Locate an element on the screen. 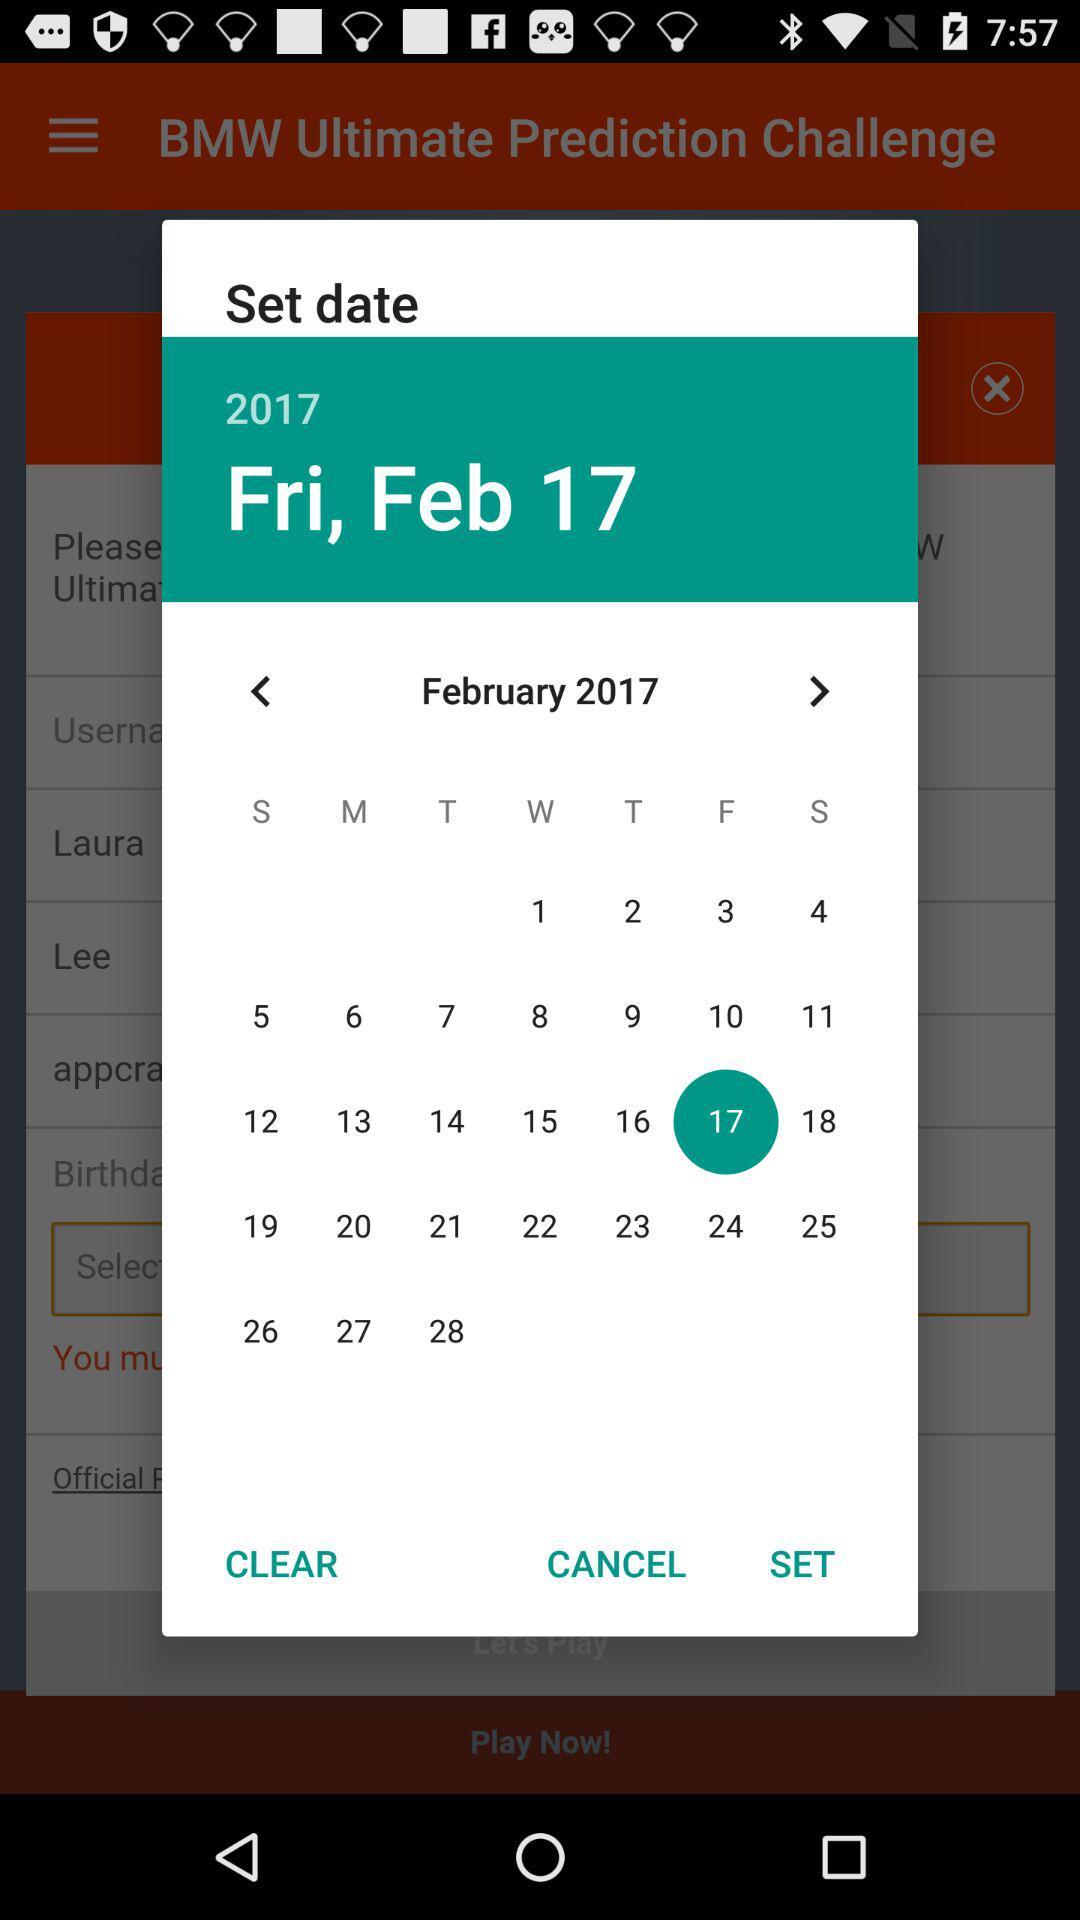 The width and height of the screenshot is (1080, 1920). the item below the fri, feb 17 item is located at coordinates (260, 691).